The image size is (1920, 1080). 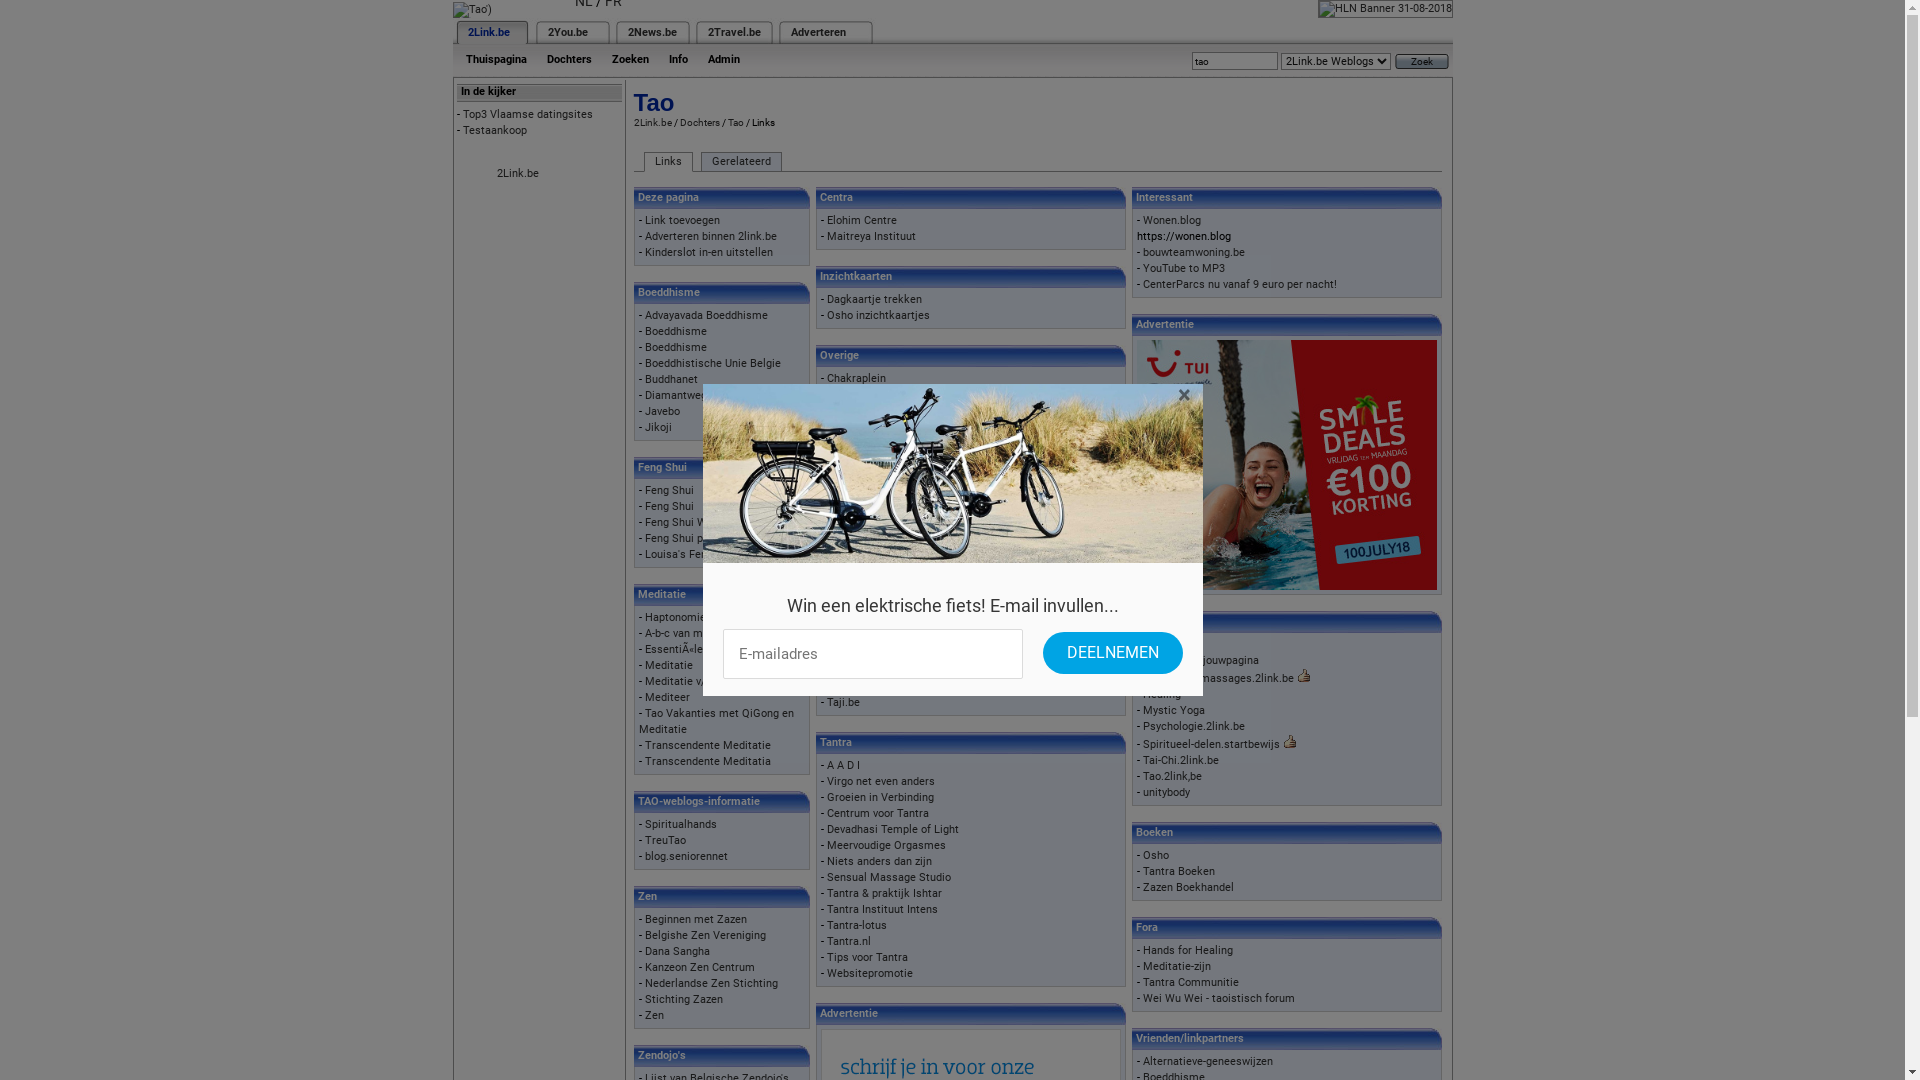 What do you see at coordinates (676, 950) in the screenshot?
I see `'Dana Sangha'` at bounding box center [676, 950].